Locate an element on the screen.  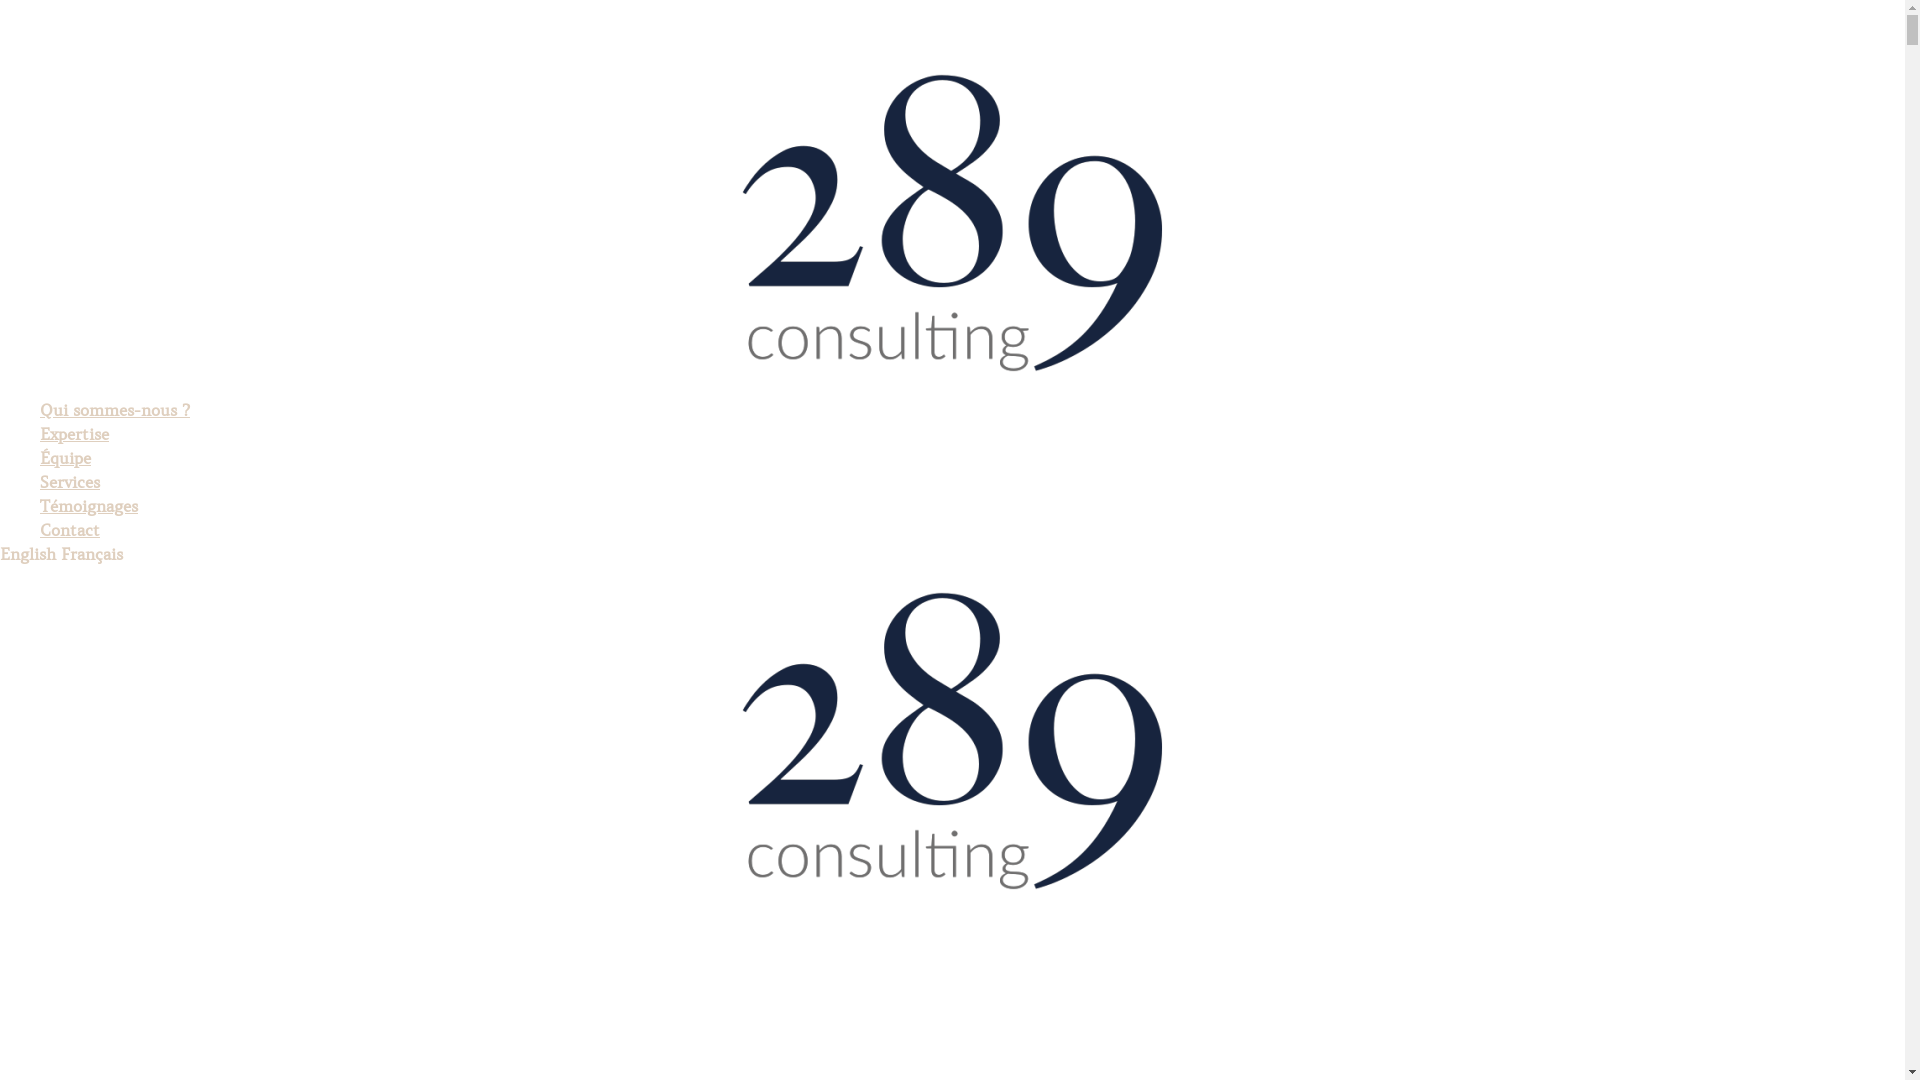
'Qui sommes-nous ?' is located at coordinates (114, 408).